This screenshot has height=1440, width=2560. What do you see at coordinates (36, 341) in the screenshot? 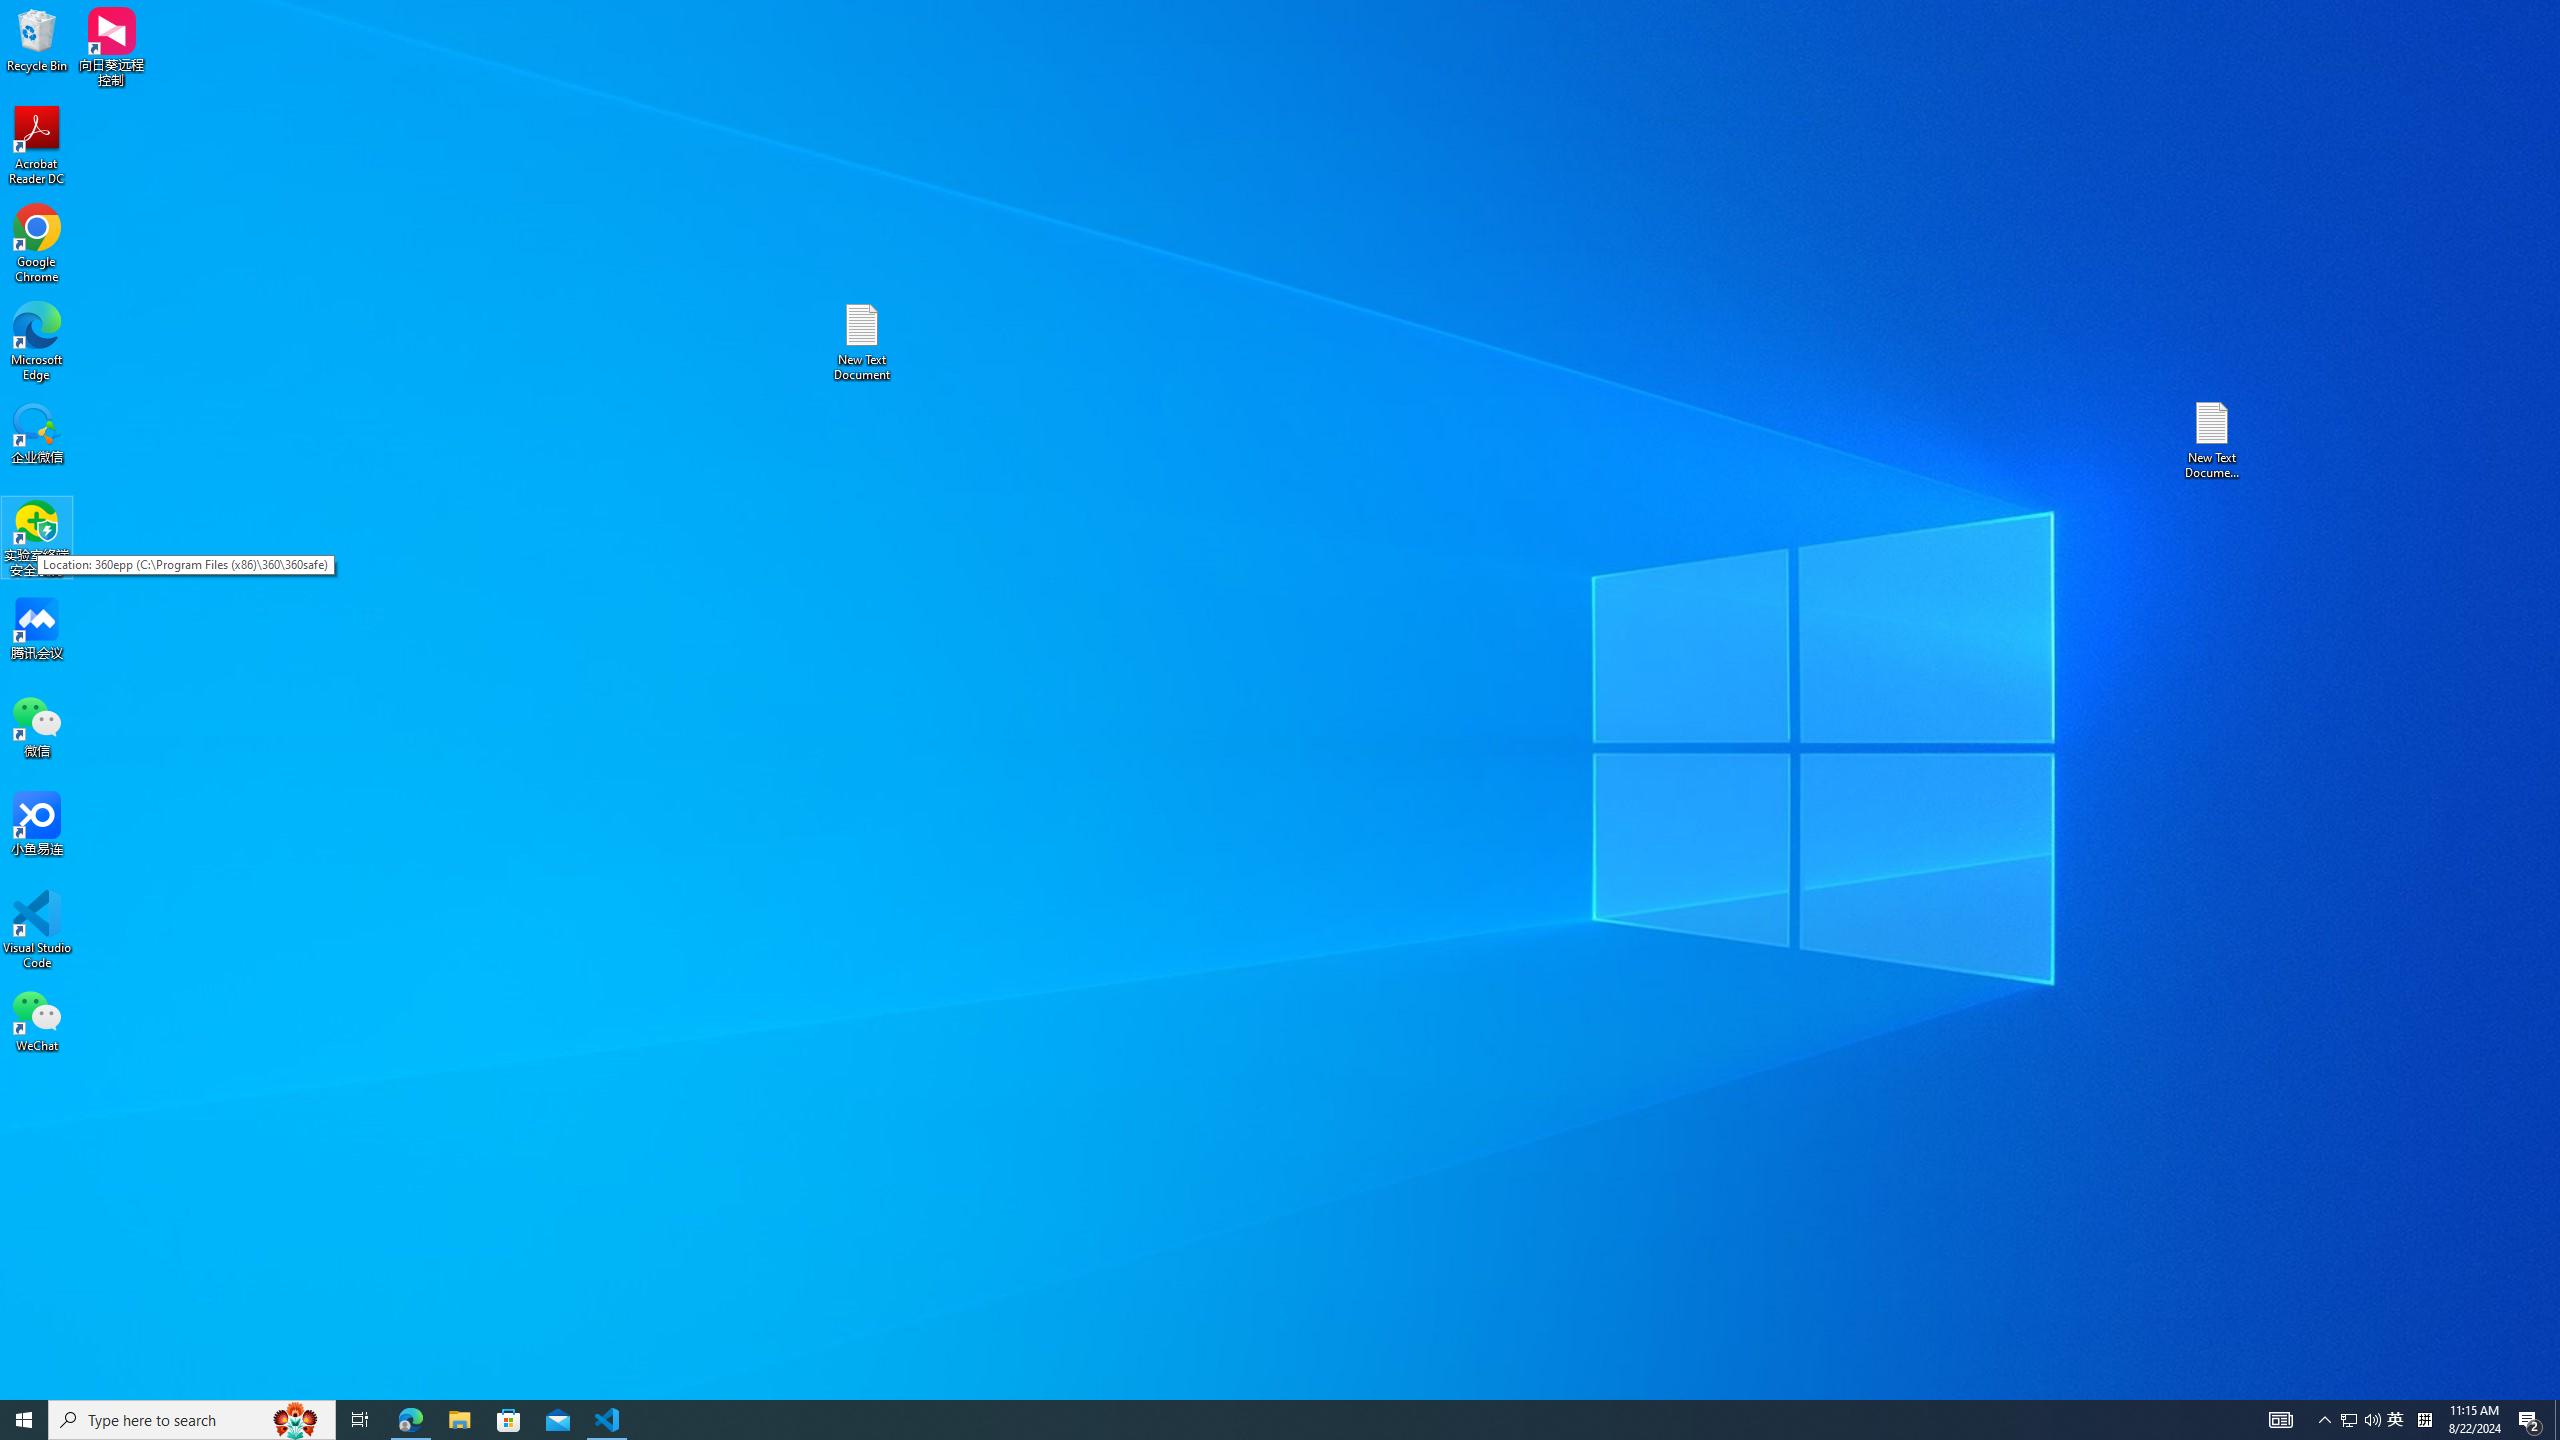
I see `'Microsoft Edge'` at bounding box center [36, 341].